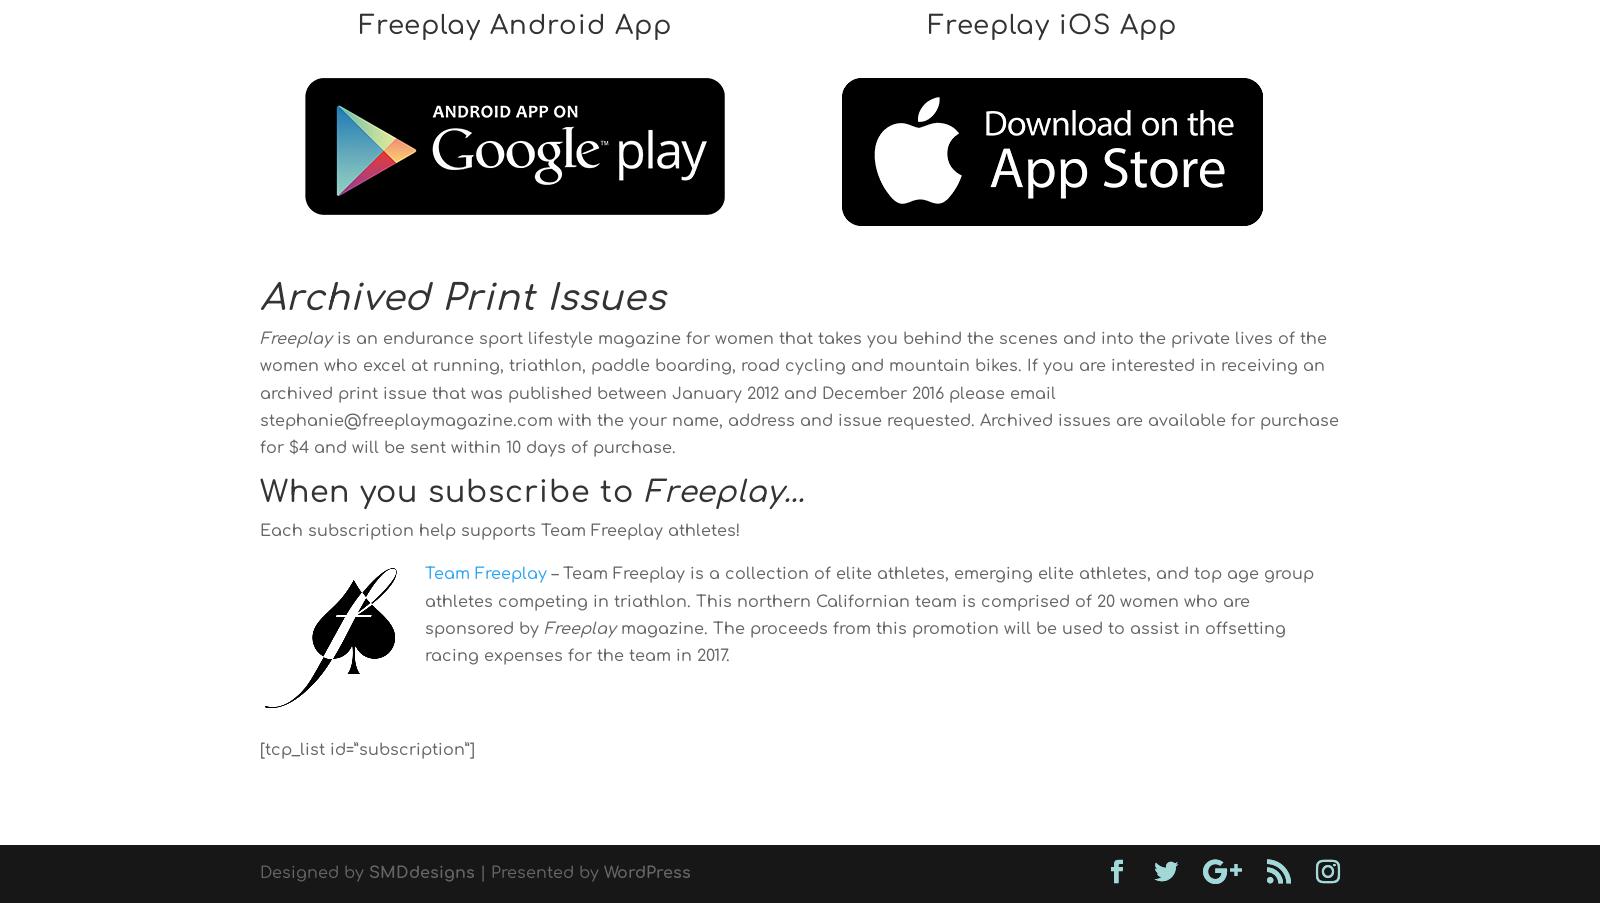 The height and width of the screenshot is (903, 1600). I want to click on '– Team Freeplay is a collection of elite athletes, emerging elite athletes, and top age group athletes competing in triathlon. This northern Californian team is comprised of 20 women who are sponsored by', so click(868, 601).